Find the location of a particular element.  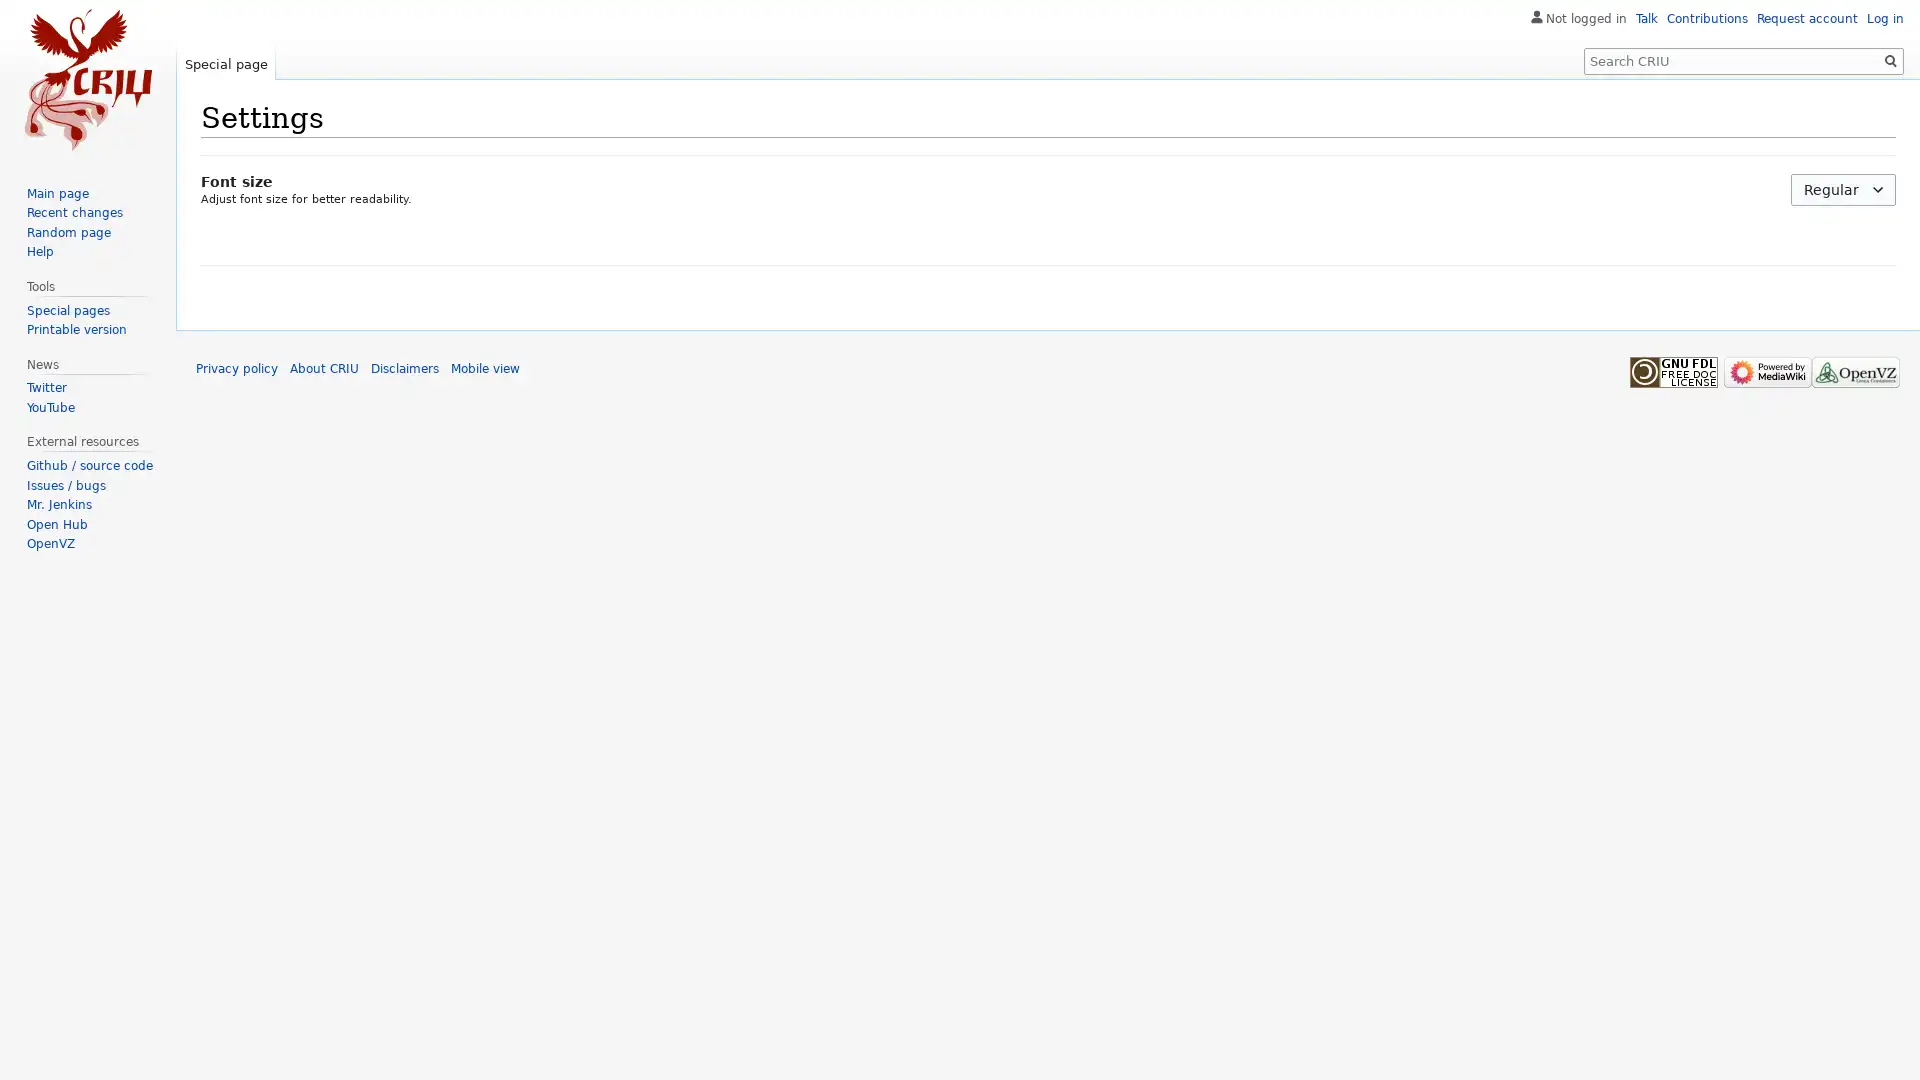

Search is located at coordinates (1890, 60).